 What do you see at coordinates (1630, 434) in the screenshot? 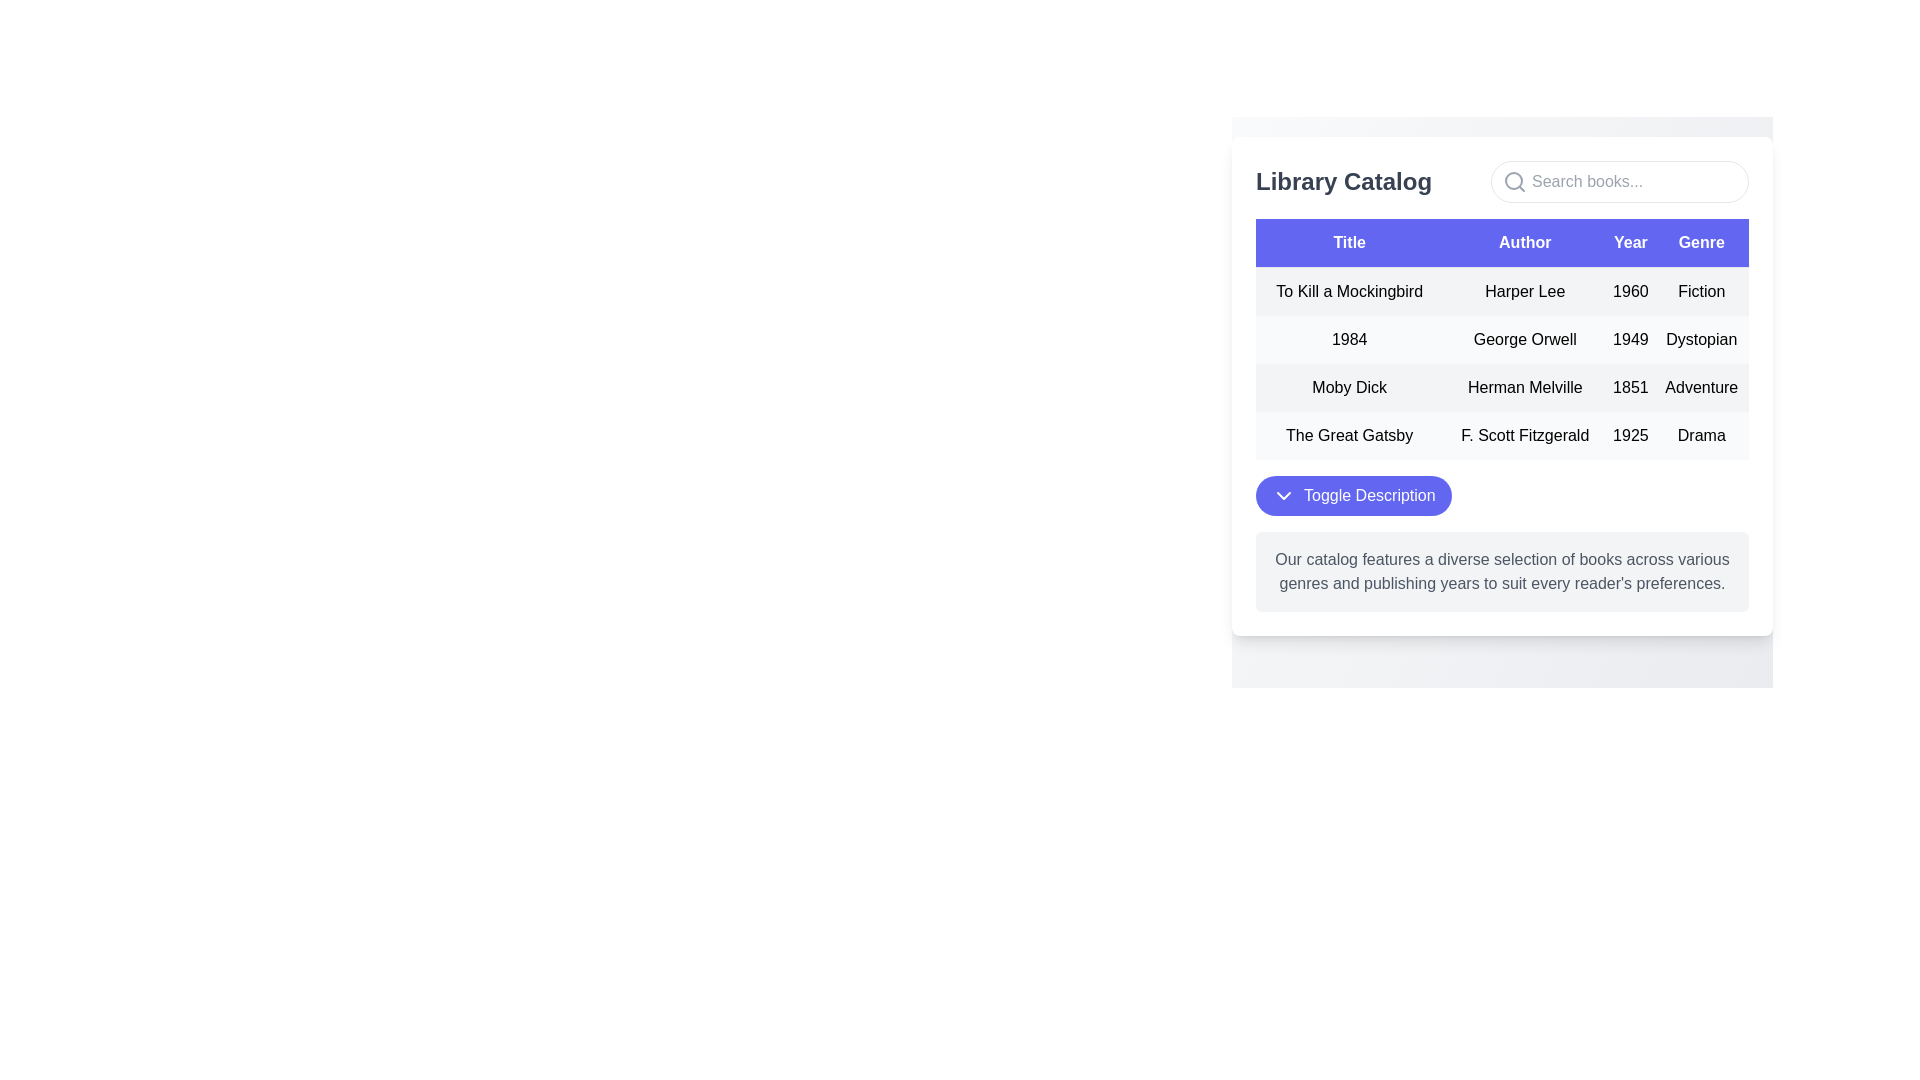
I see `the Text Display containing '1925' in the 'Year' column of the 'Library Catalog' table` at bounding box center [1630, 434].